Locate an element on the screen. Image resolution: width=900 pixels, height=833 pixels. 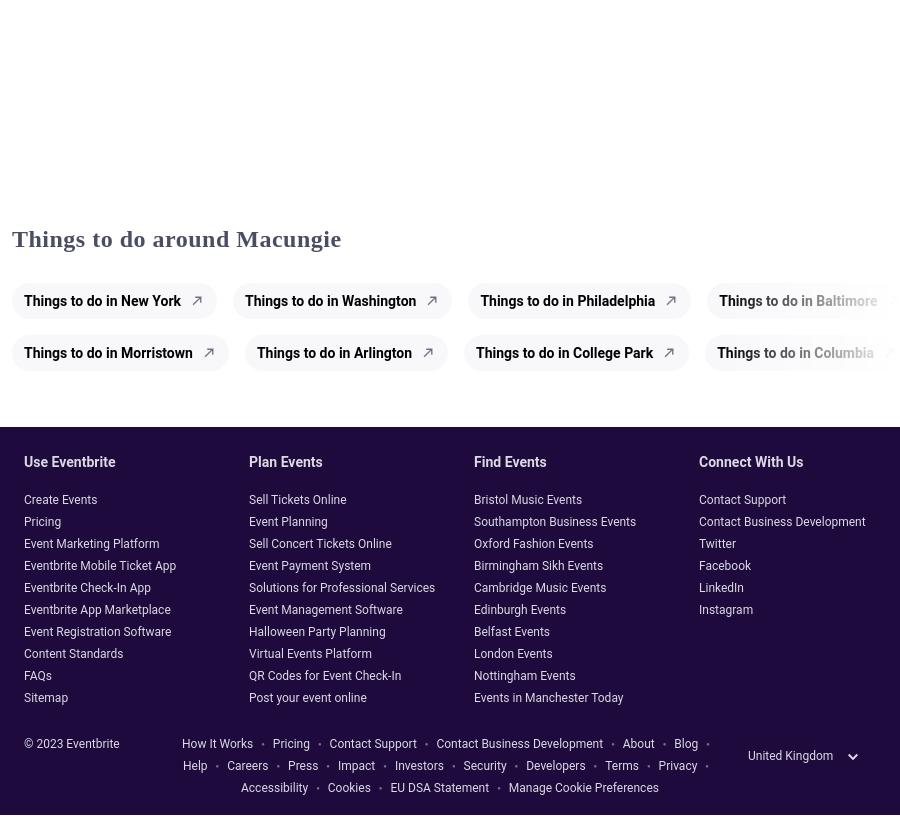
'Edinburgh Events' is located at coordinates (519, 609).